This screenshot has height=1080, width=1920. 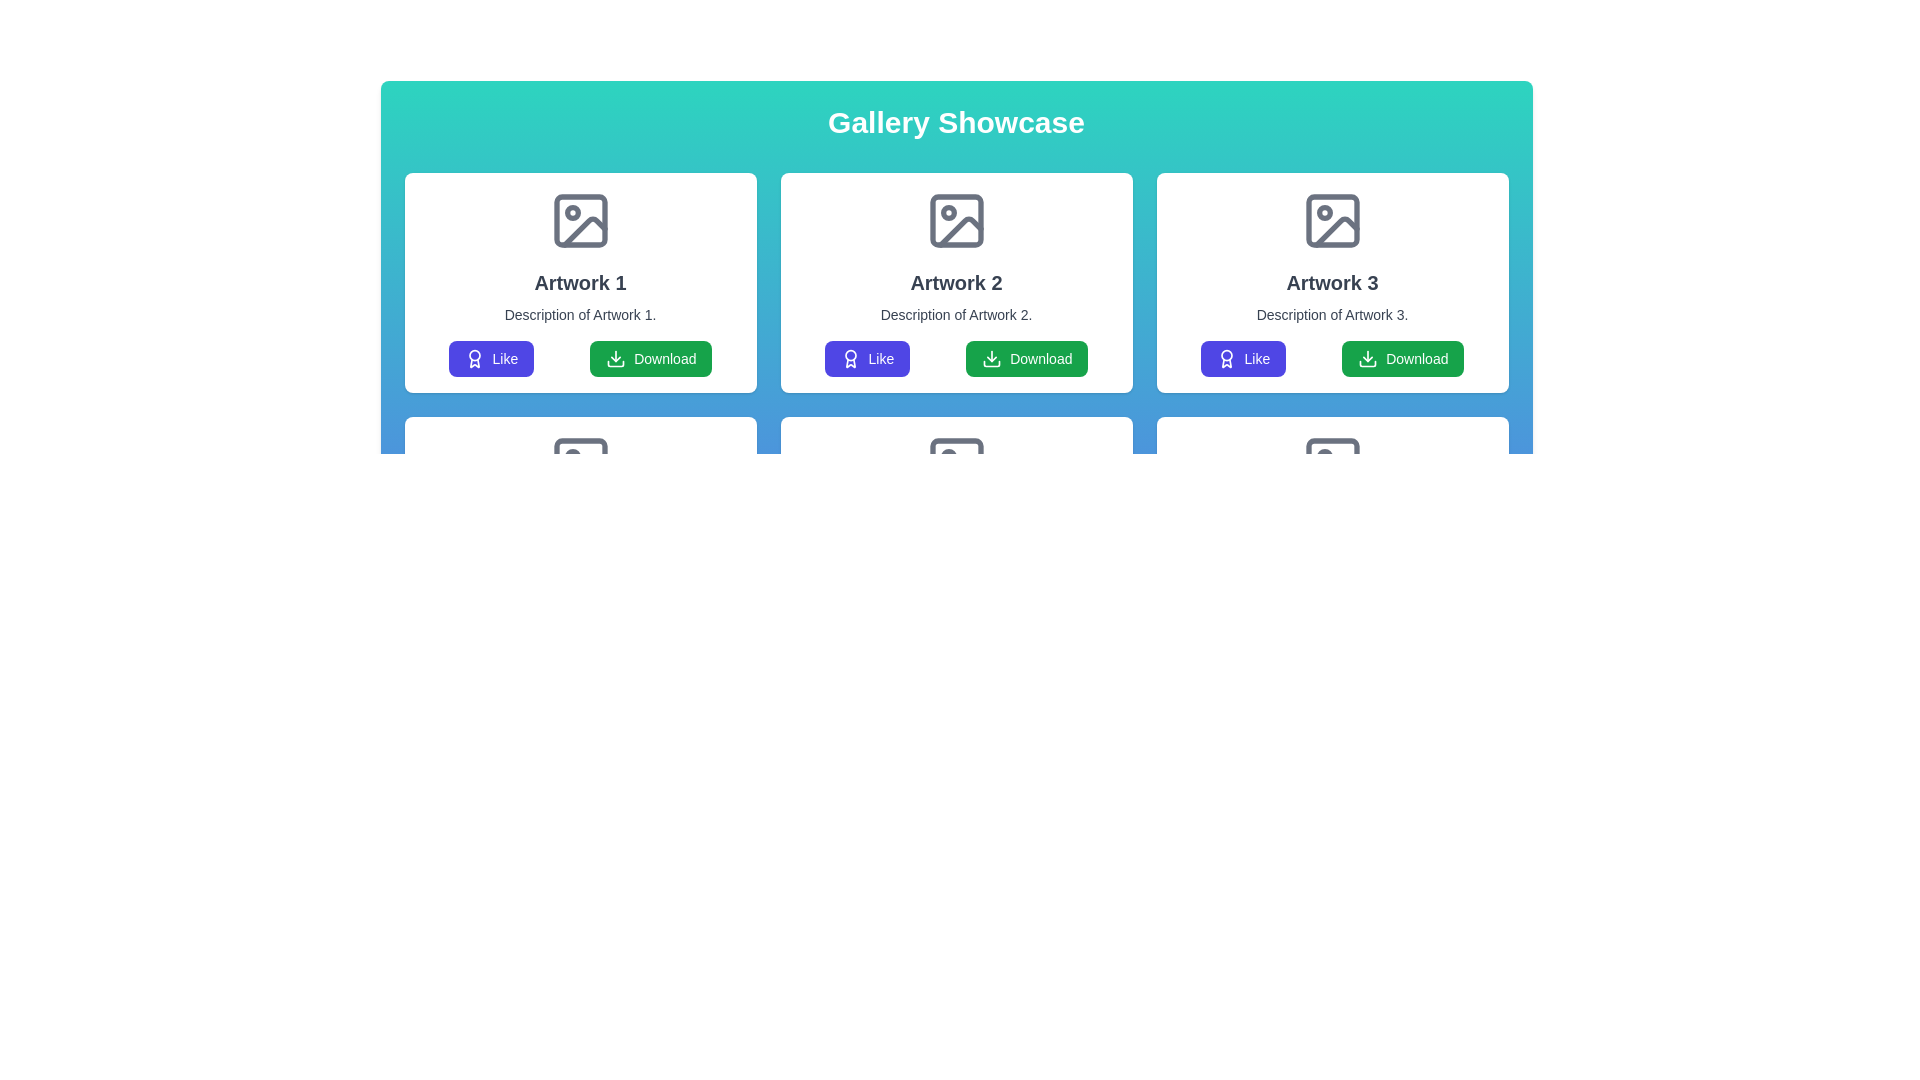 What do you see at coordinates (1332, 526) in the screenshot?
I see `the 'Like' button located within the Card component that showcases an artwork preview, title, description, and actions, positioned in the rightmost position of the second row in a grid layout` at bounding box center [1332, 526].